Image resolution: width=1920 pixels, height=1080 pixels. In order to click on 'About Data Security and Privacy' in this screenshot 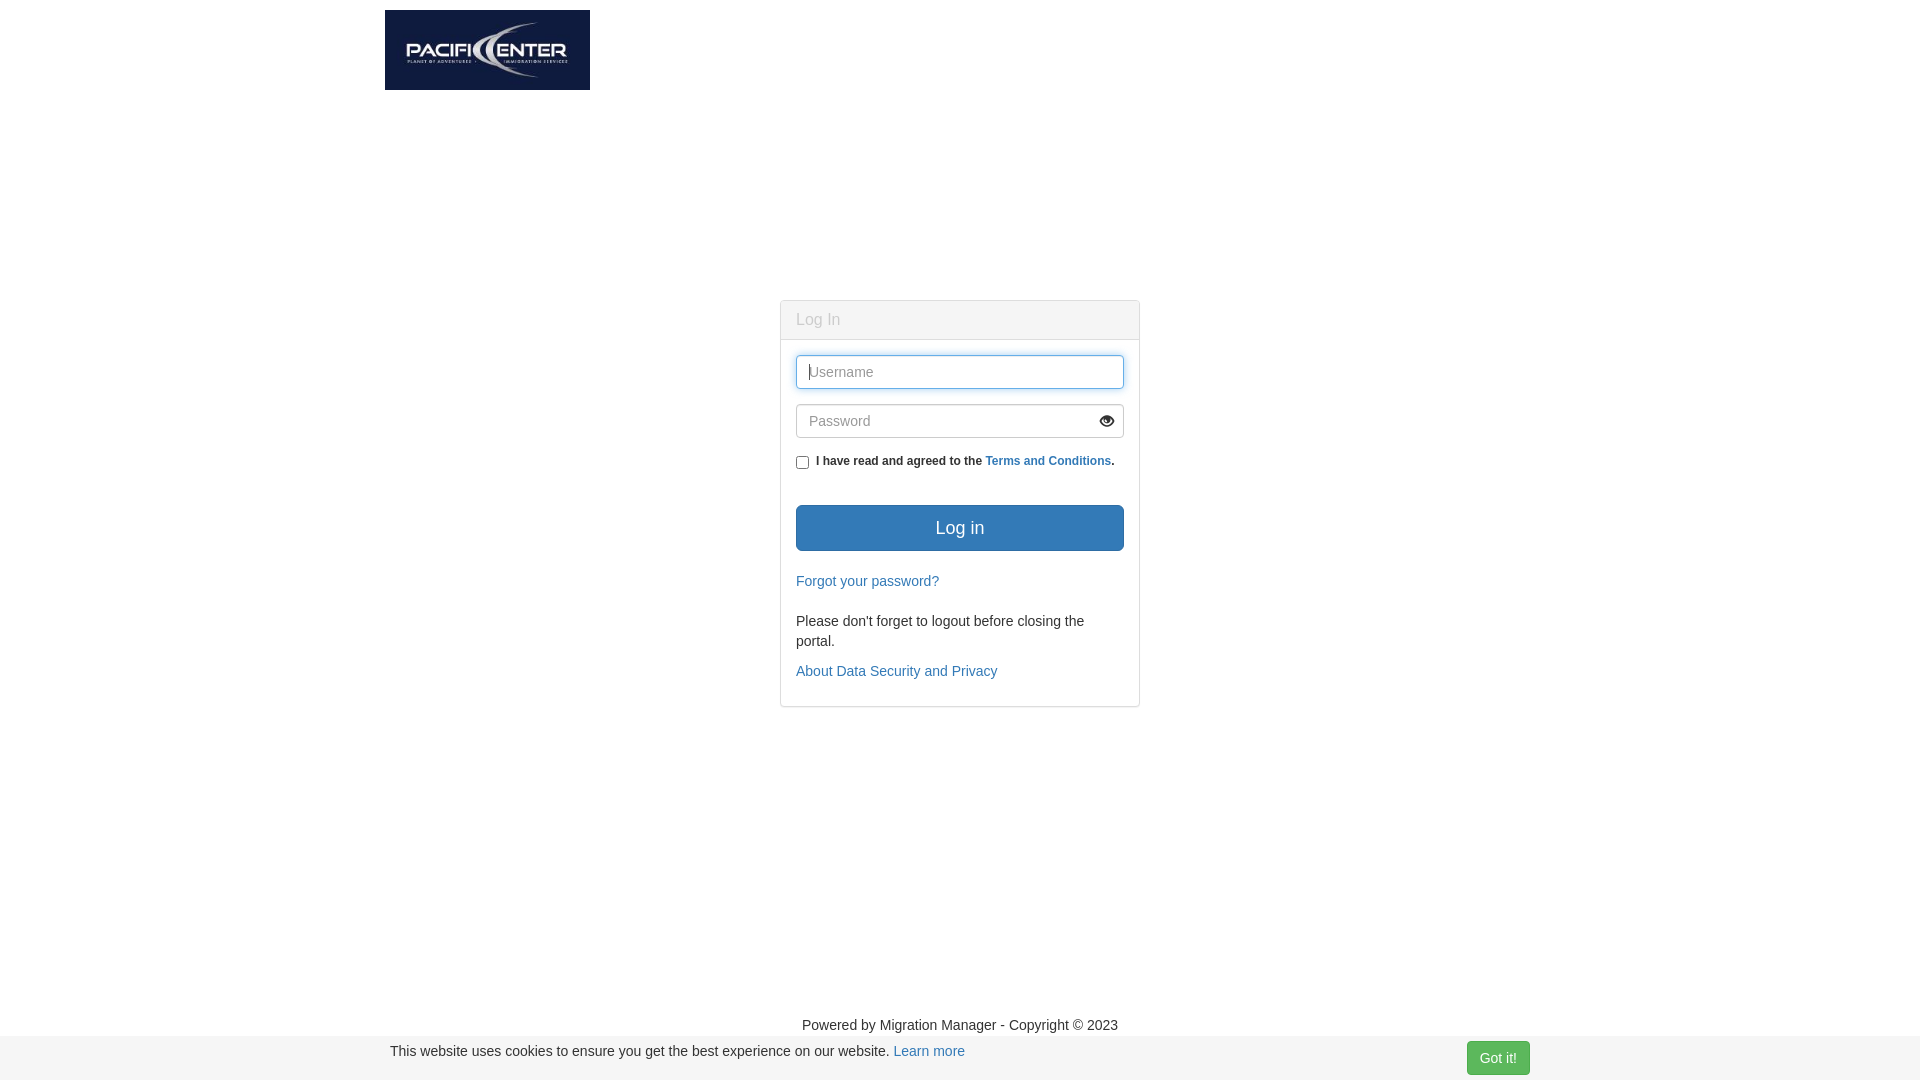, I will do `click(896, 671)`.